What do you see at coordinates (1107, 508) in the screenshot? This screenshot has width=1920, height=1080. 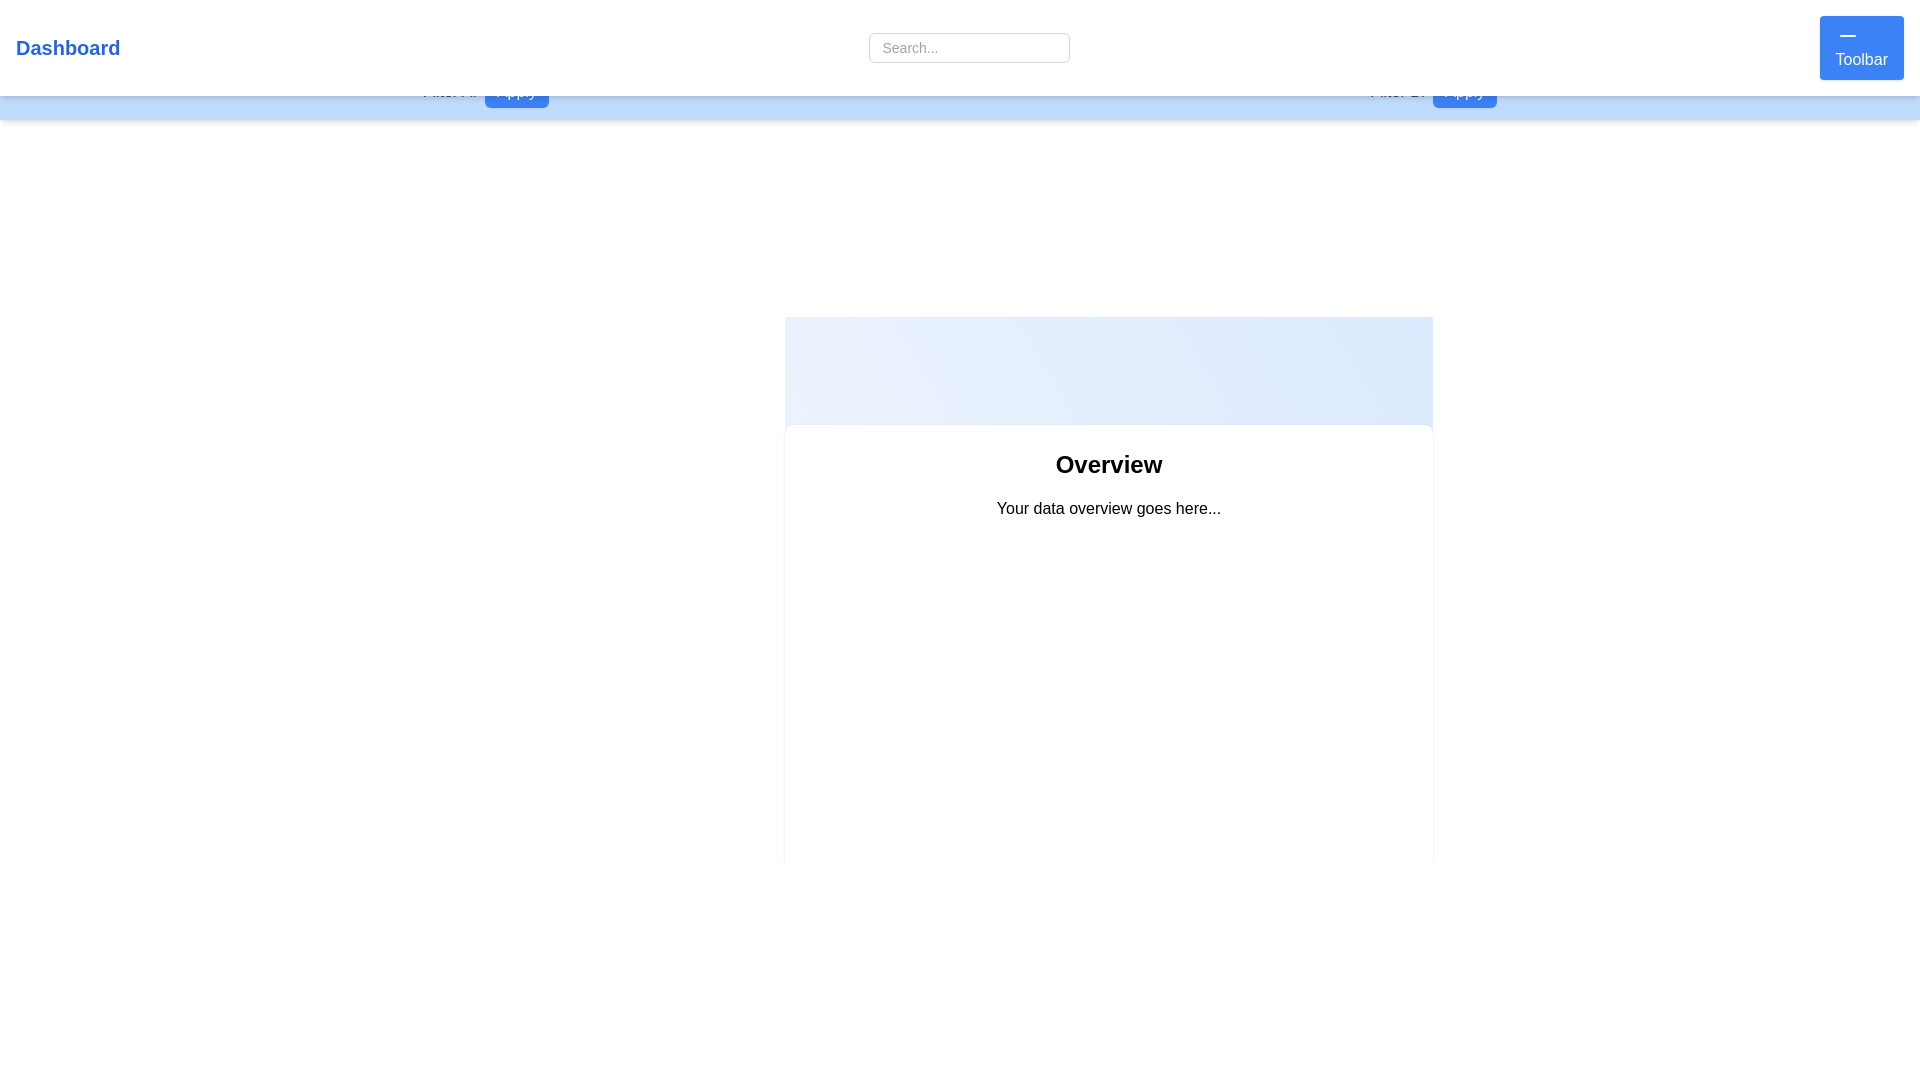 I see `the static text label that says 'Your data overview goes here...' positioned below the title 'Overview'` at bounding box center [1107, 508].